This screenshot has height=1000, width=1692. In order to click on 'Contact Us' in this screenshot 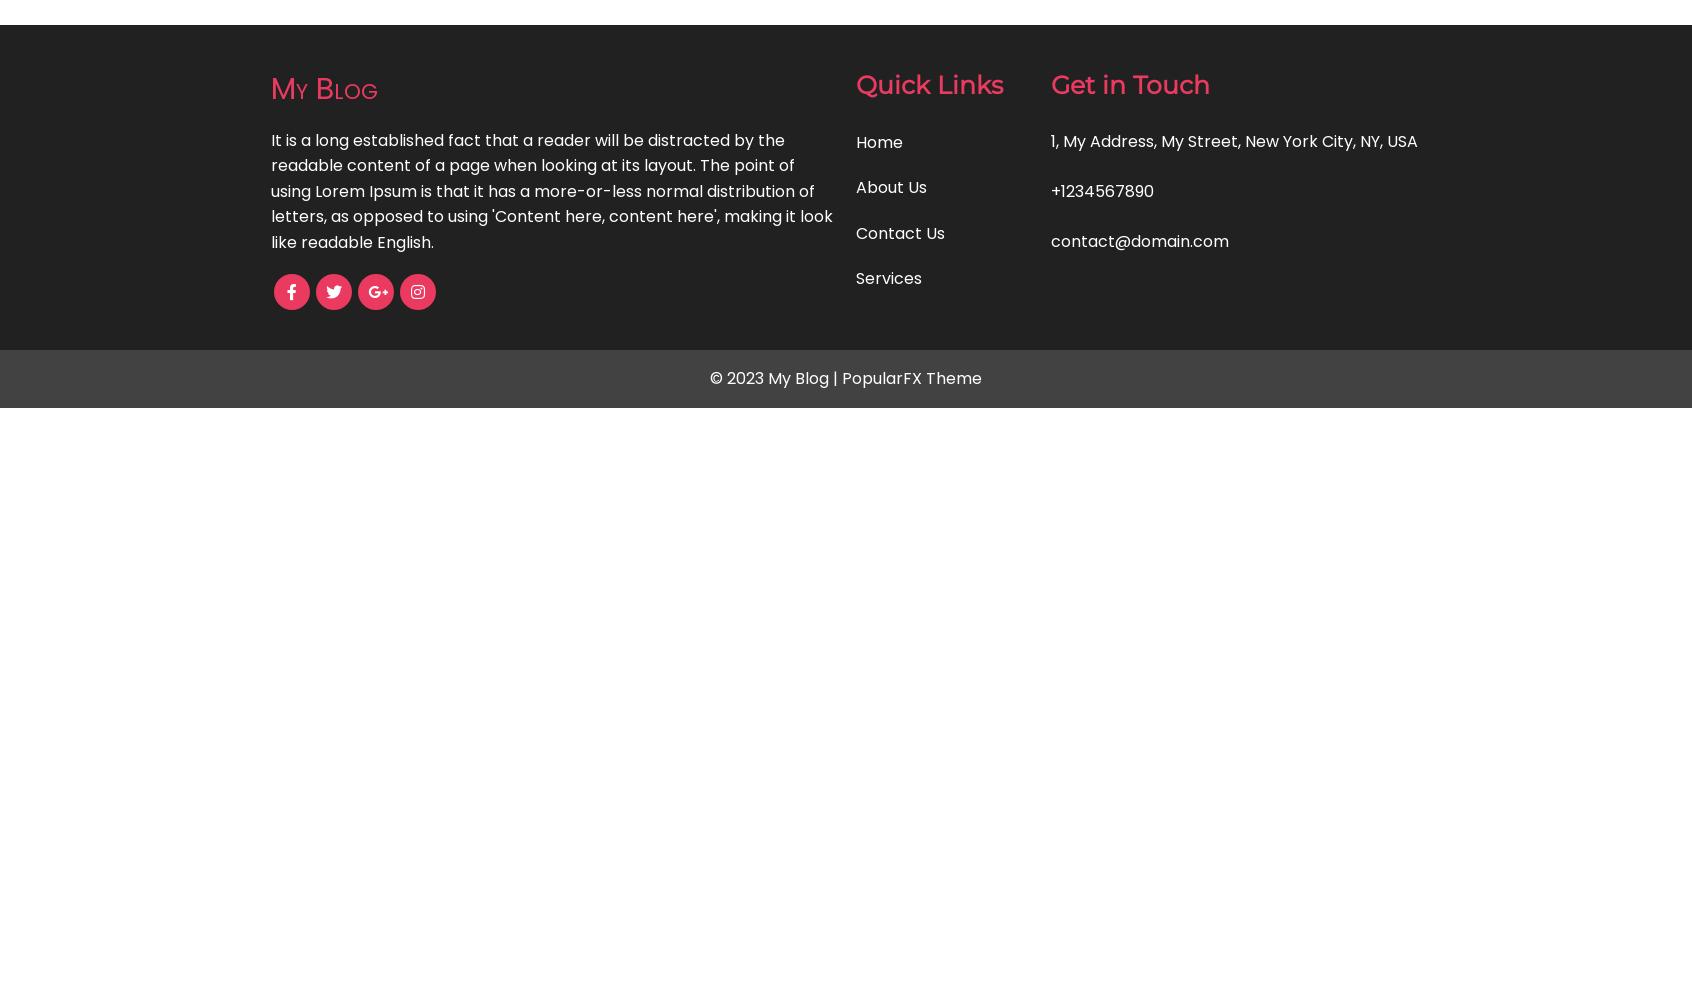, I will do `click(854, 231)`.